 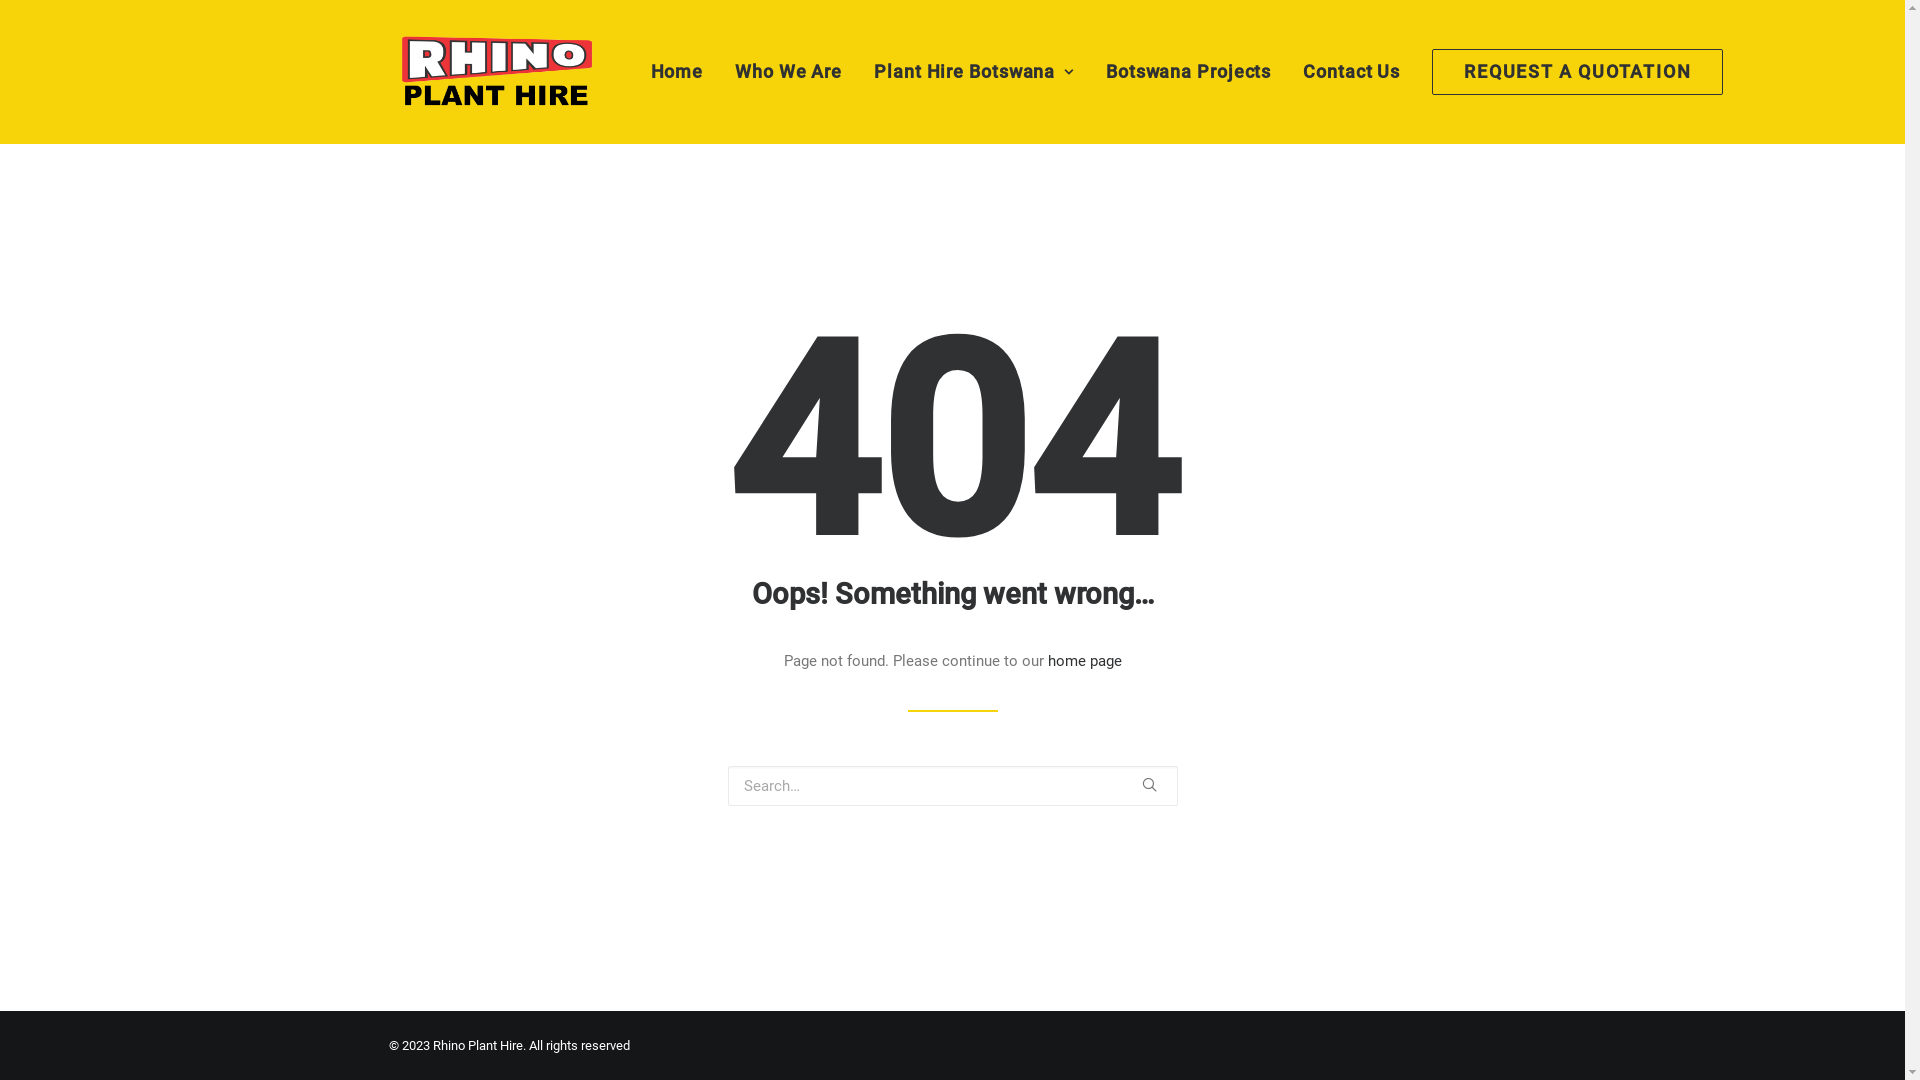 I want to click on 'Search for:', so click(x=952, y=785).